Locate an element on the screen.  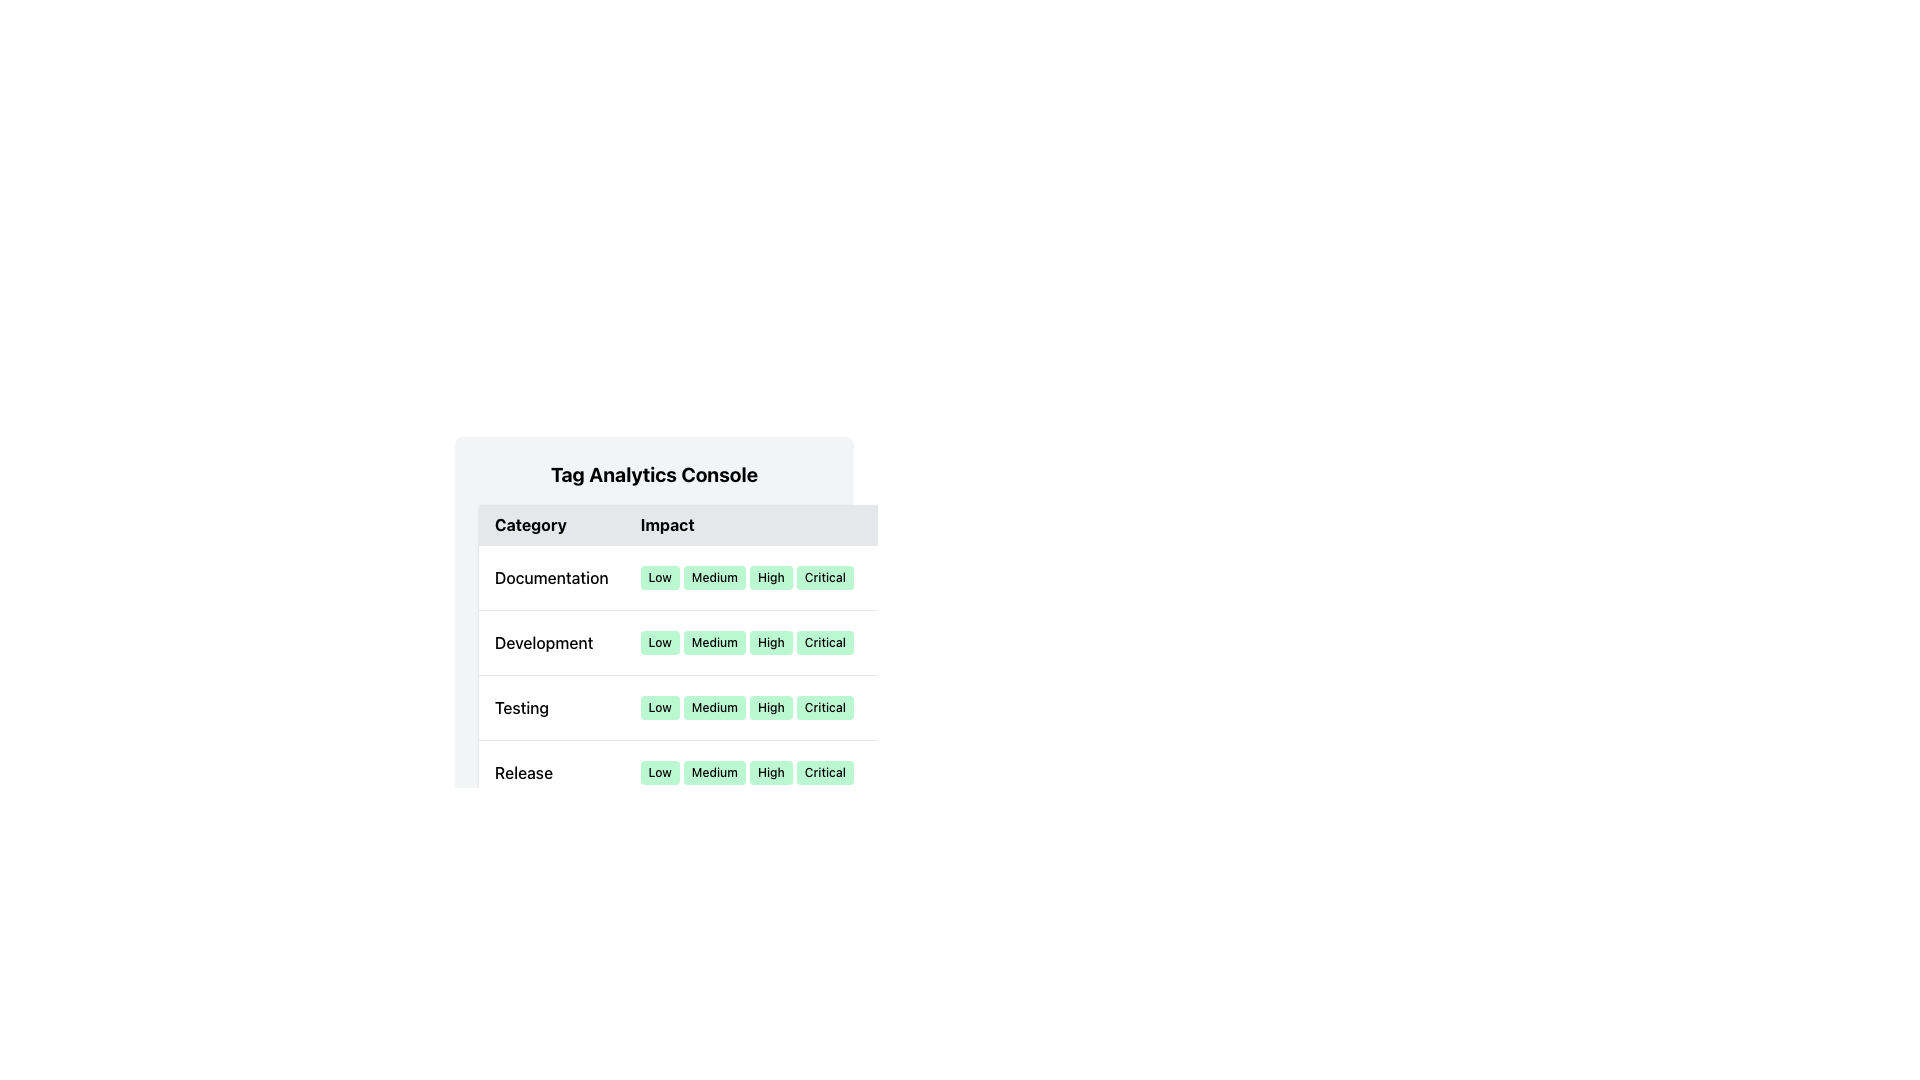
the 'Low' tag or label, which is the first item in a row of impact level labels within the analytics interface is located at coordinates (660, 771).